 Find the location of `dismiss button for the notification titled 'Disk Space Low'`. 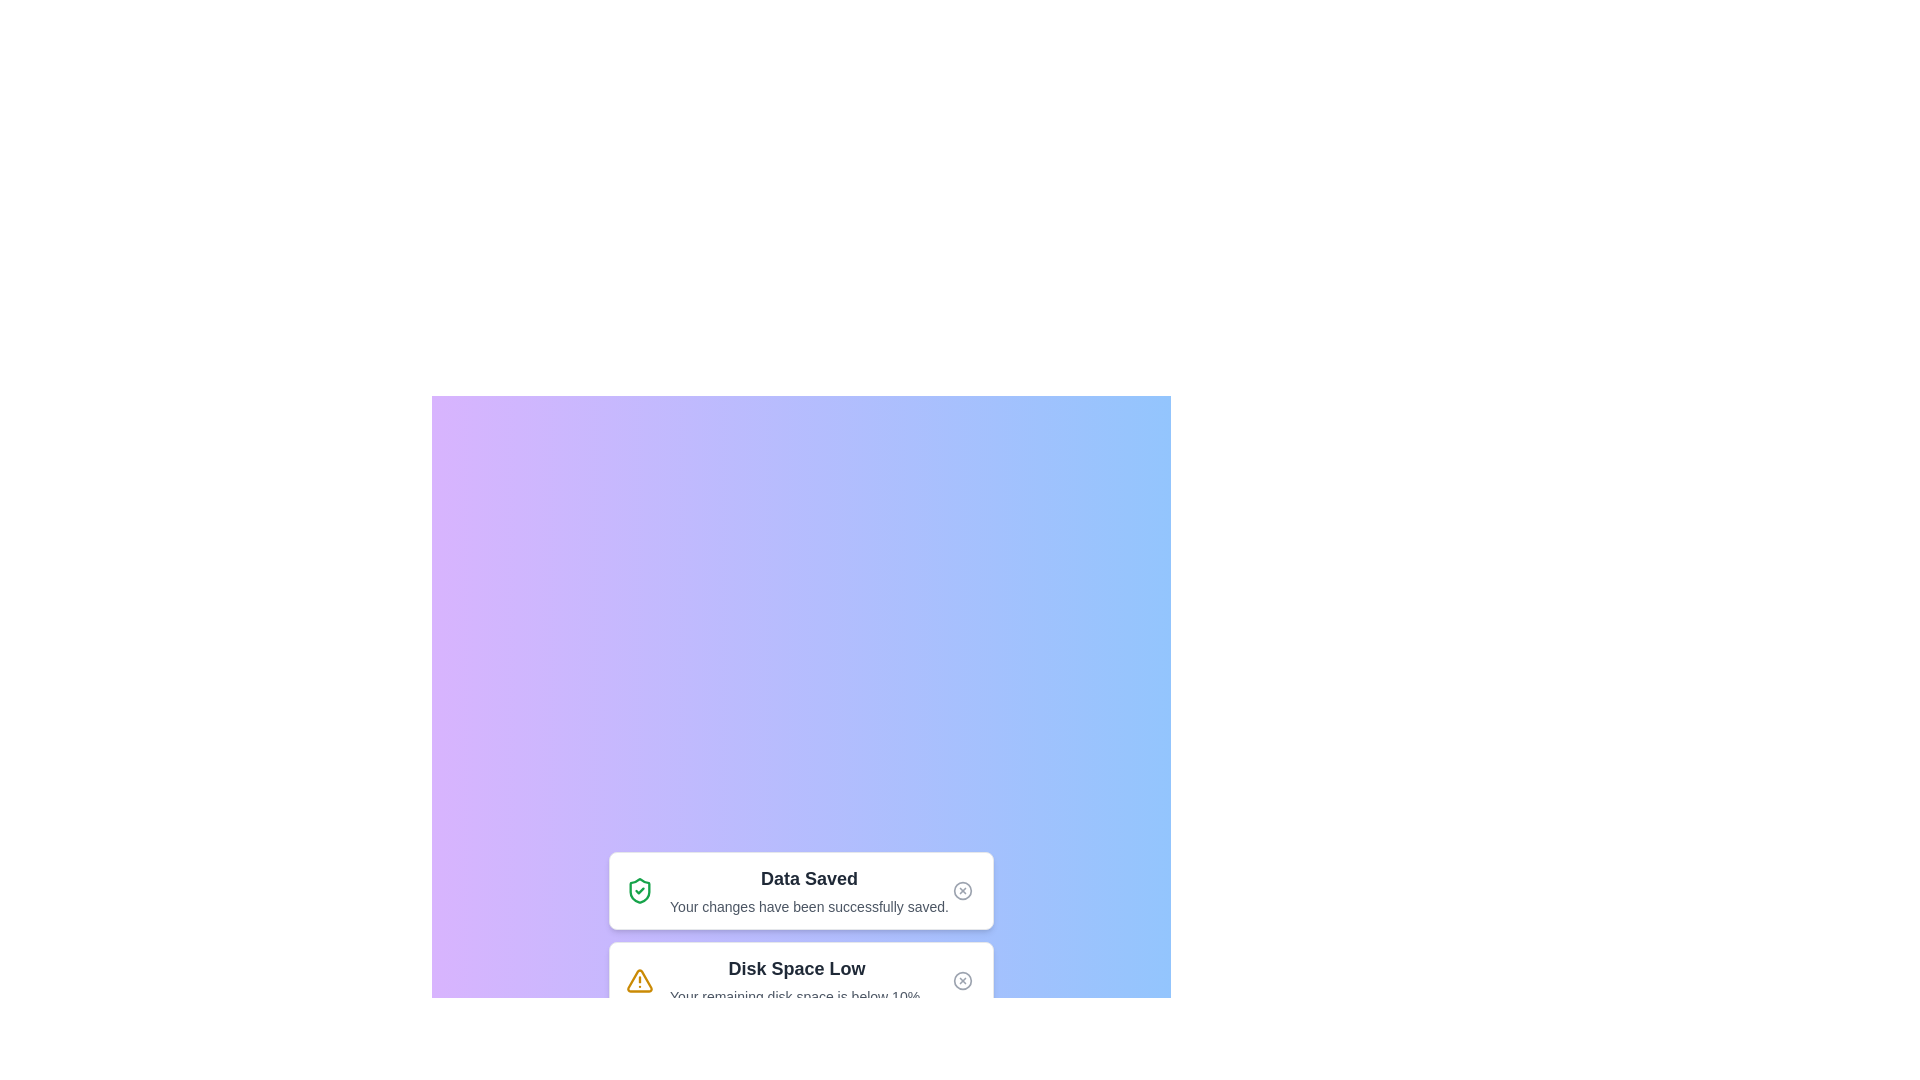

dismiss button for the notification titled 'Disk Space Low' is located at coordinates (962, 979).